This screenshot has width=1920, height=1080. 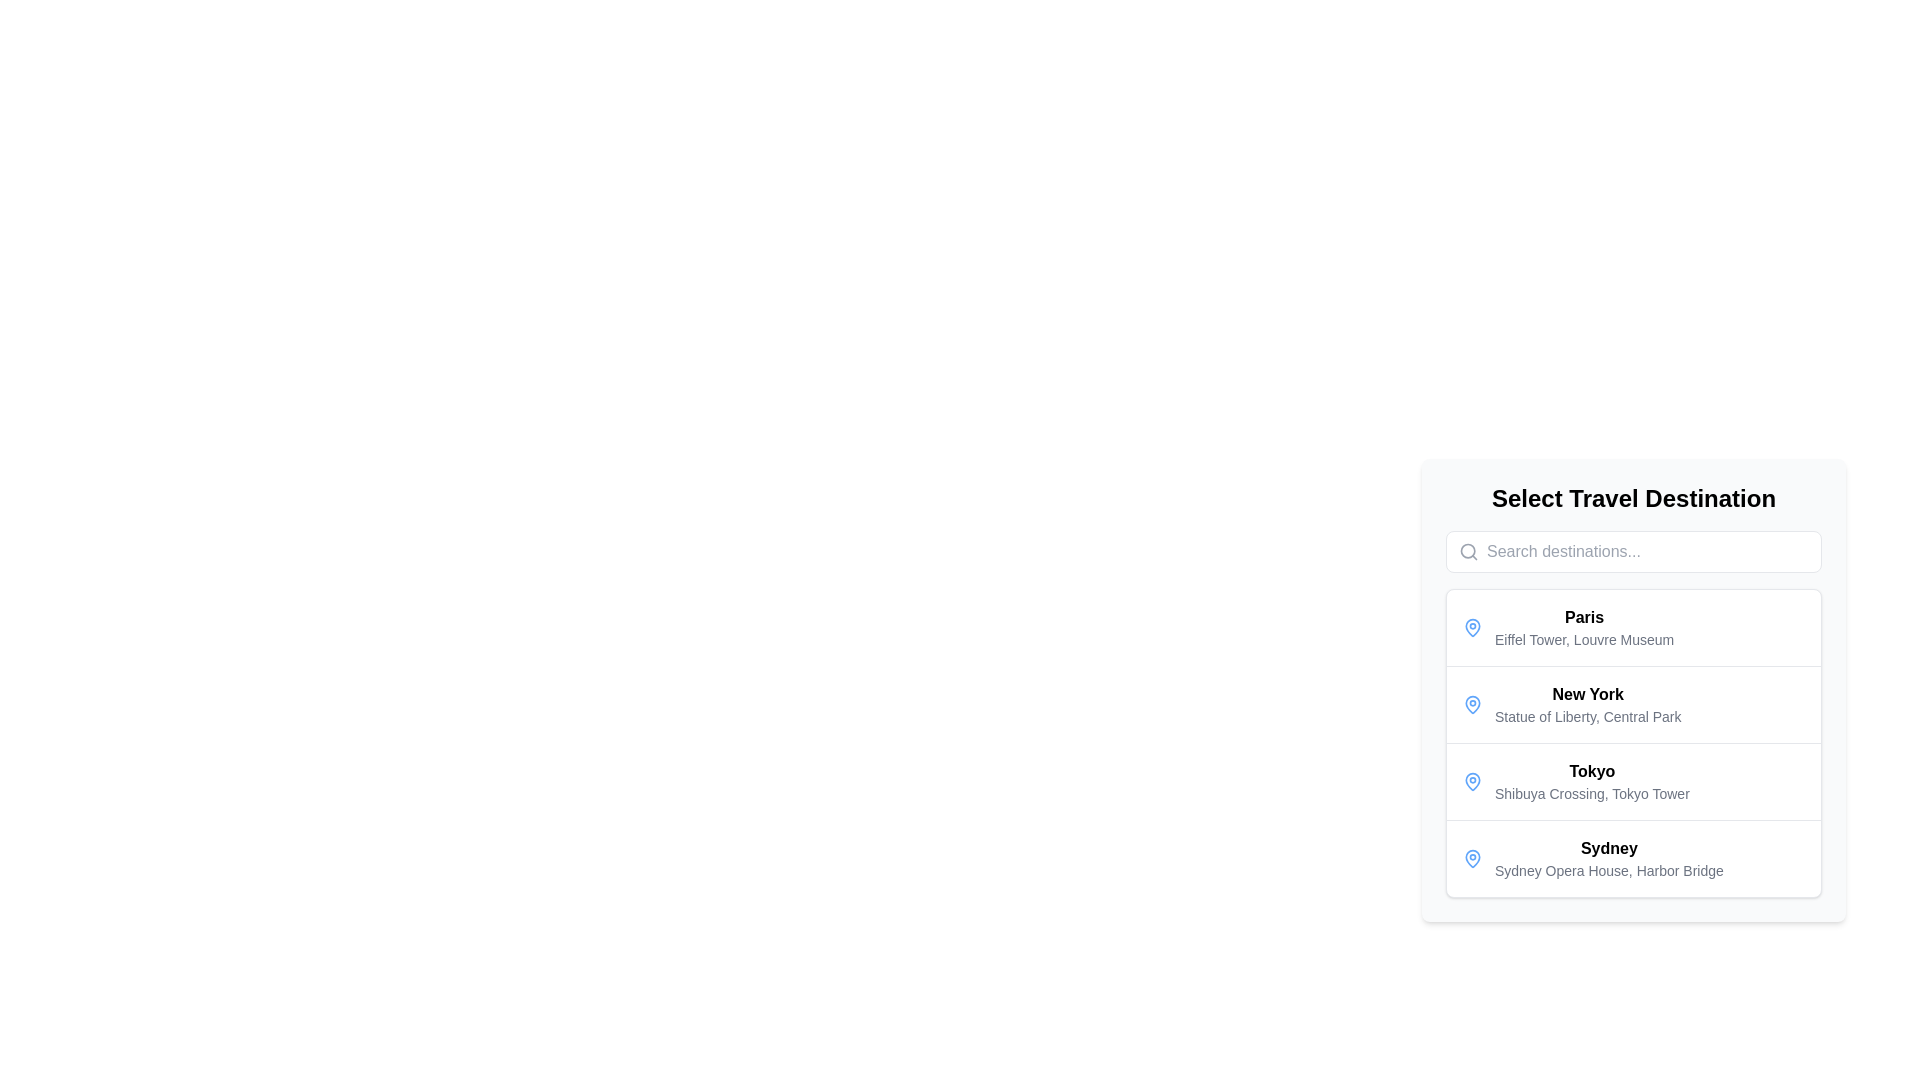 I want to click on the list item that displays 'Tokyo' with the description 'Shibuya Crossing, Tokyo Tower', so click(x=1591, y=781).